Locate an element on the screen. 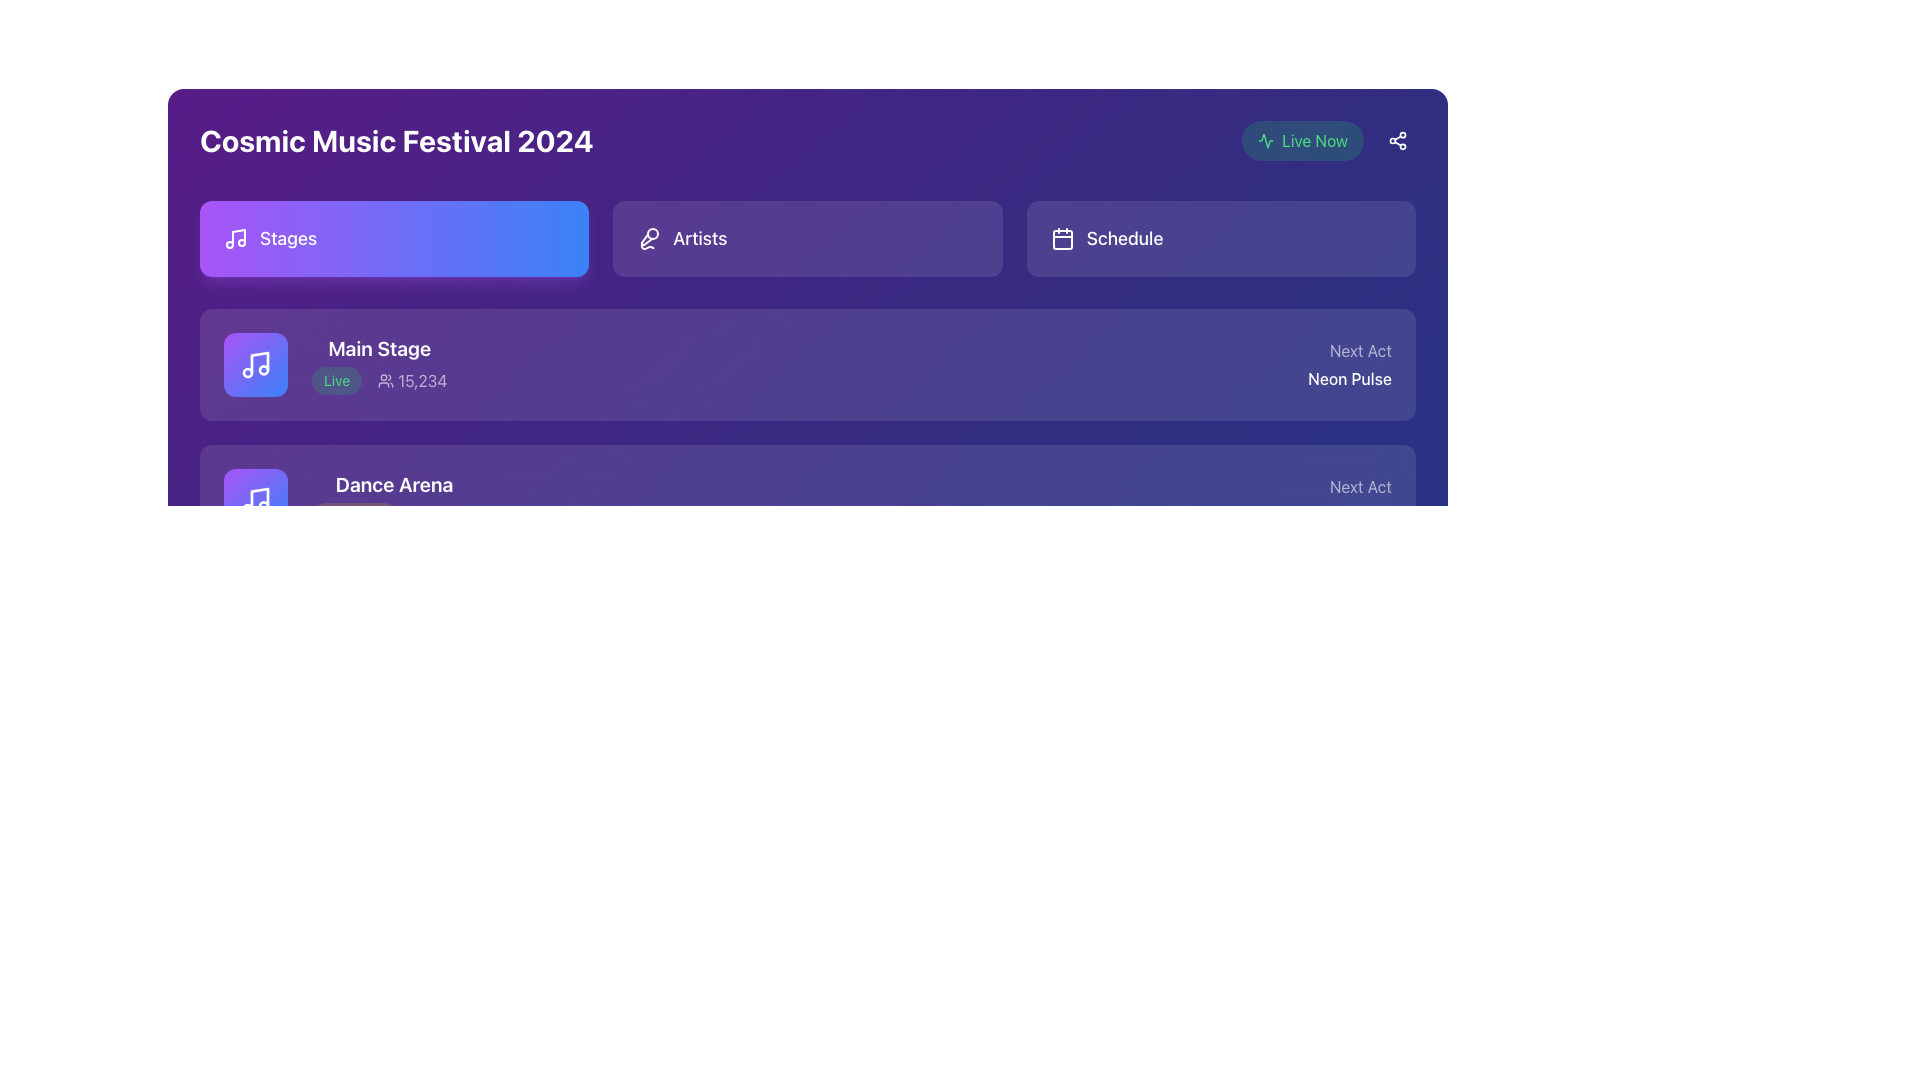 The image size is (1920, 1080). the musical note icon with a white outline against a purple background located inside the 'Stages' button, positioned to the left of the button's text label is located at coordinates (235, 238).